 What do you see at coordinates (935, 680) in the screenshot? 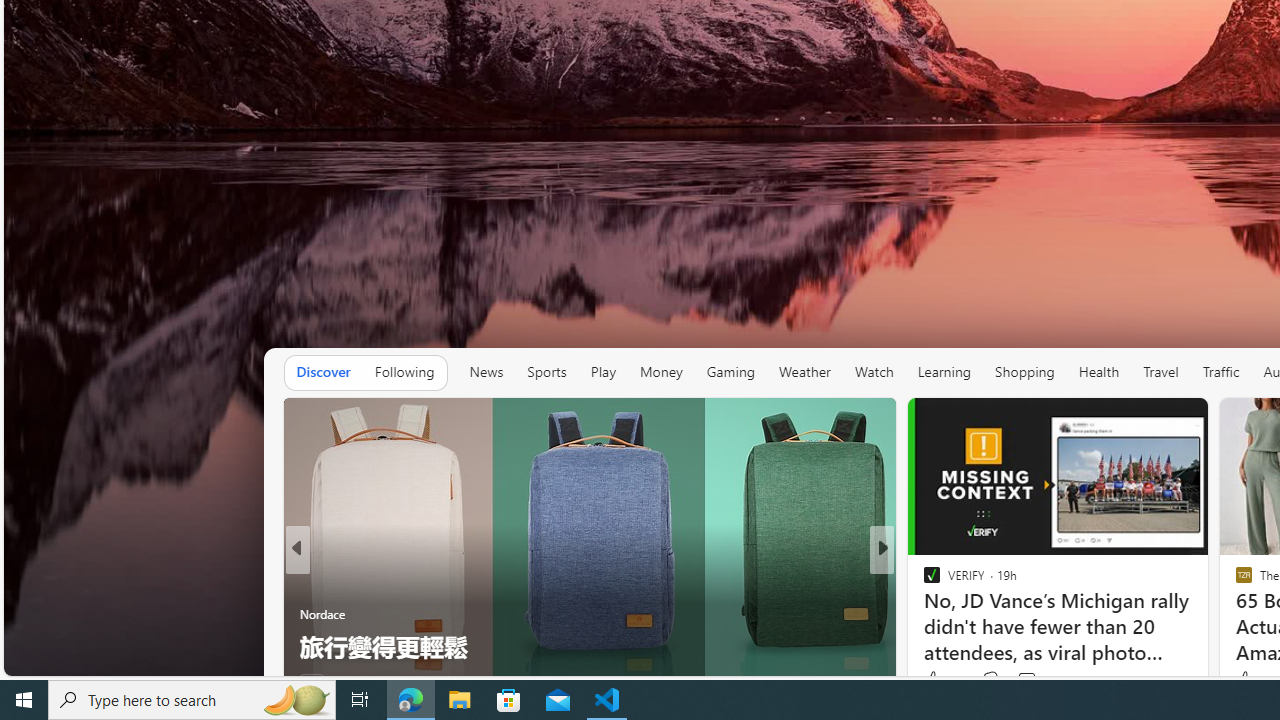
I see `'611 Like'` at bounding box center [935, 680].